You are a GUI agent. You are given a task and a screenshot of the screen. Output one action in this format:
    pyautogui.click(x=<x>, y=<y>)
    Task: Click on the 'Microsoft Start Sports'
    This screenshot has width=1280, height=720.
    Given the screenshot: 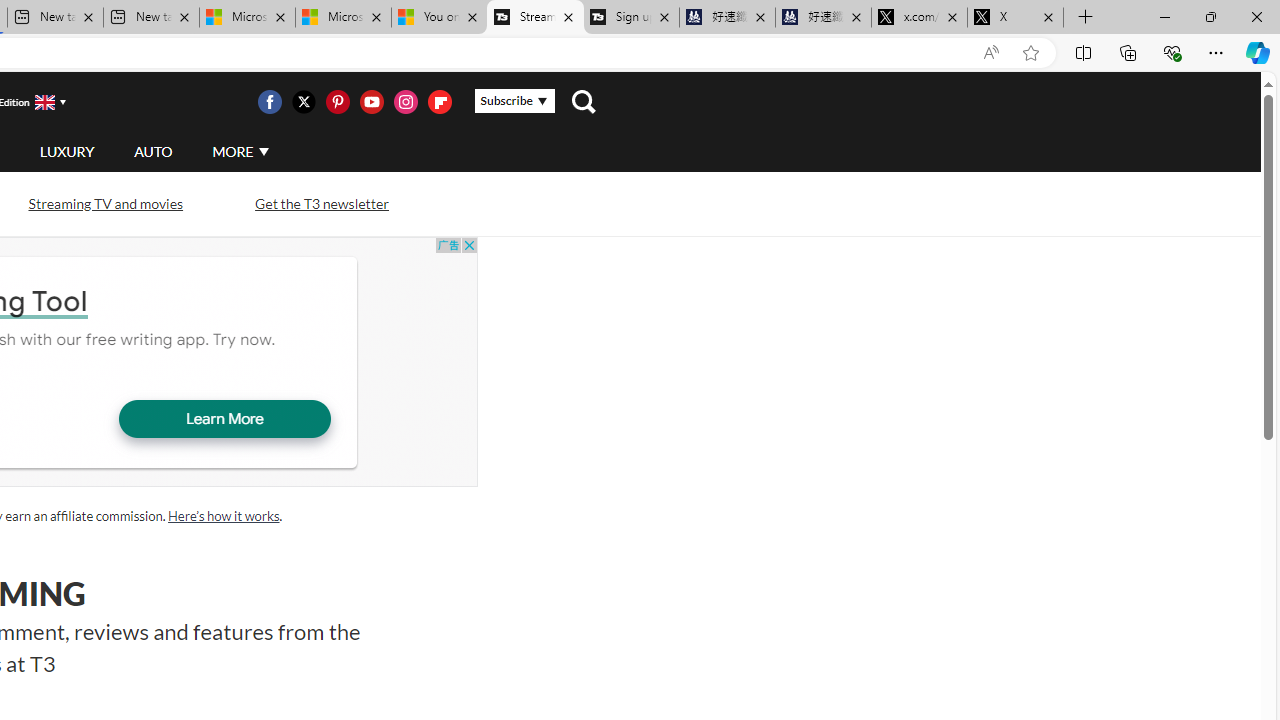 What is the action you would take?
    pyautogui.click(x=246, y=17)
    